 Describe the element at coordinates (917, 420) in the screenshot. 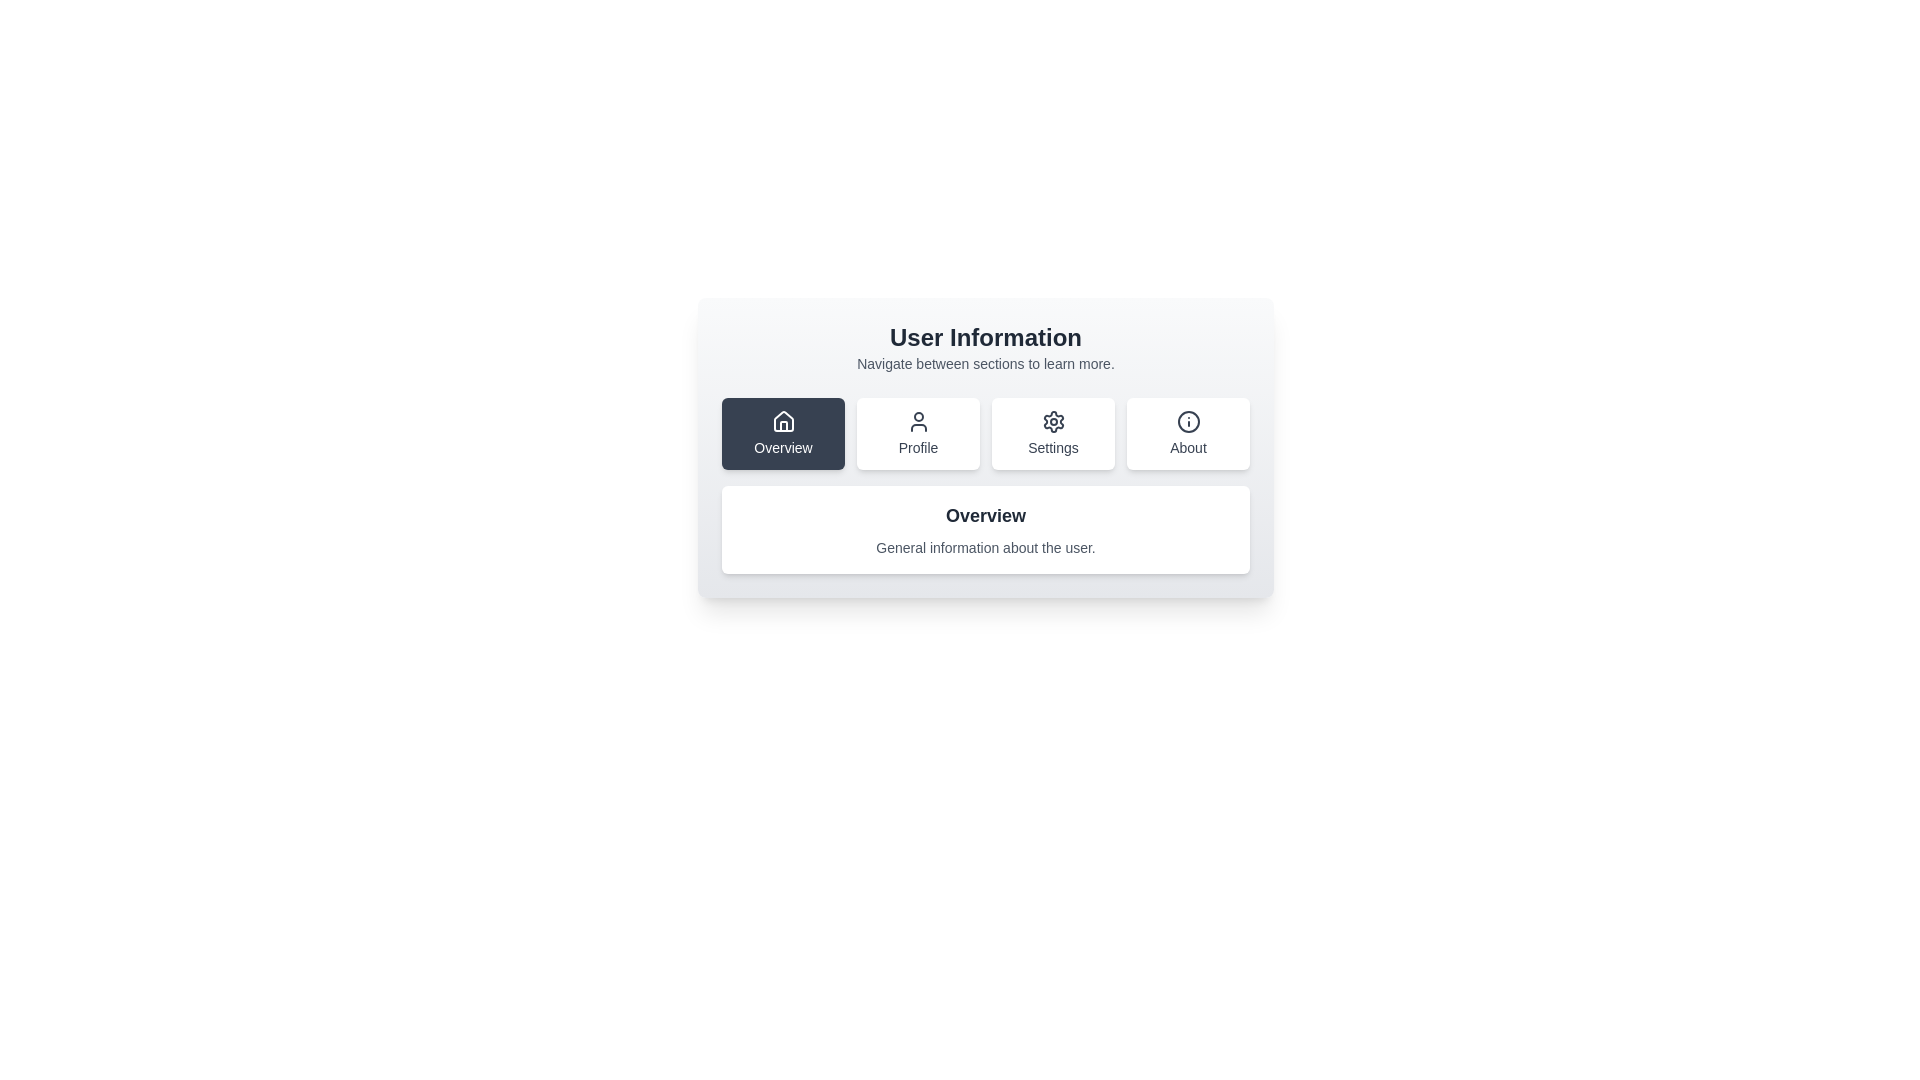

I see `the 'Profile' icon located in the navigation bar between the 'Overview' and 'Settings' buttons` at that location.